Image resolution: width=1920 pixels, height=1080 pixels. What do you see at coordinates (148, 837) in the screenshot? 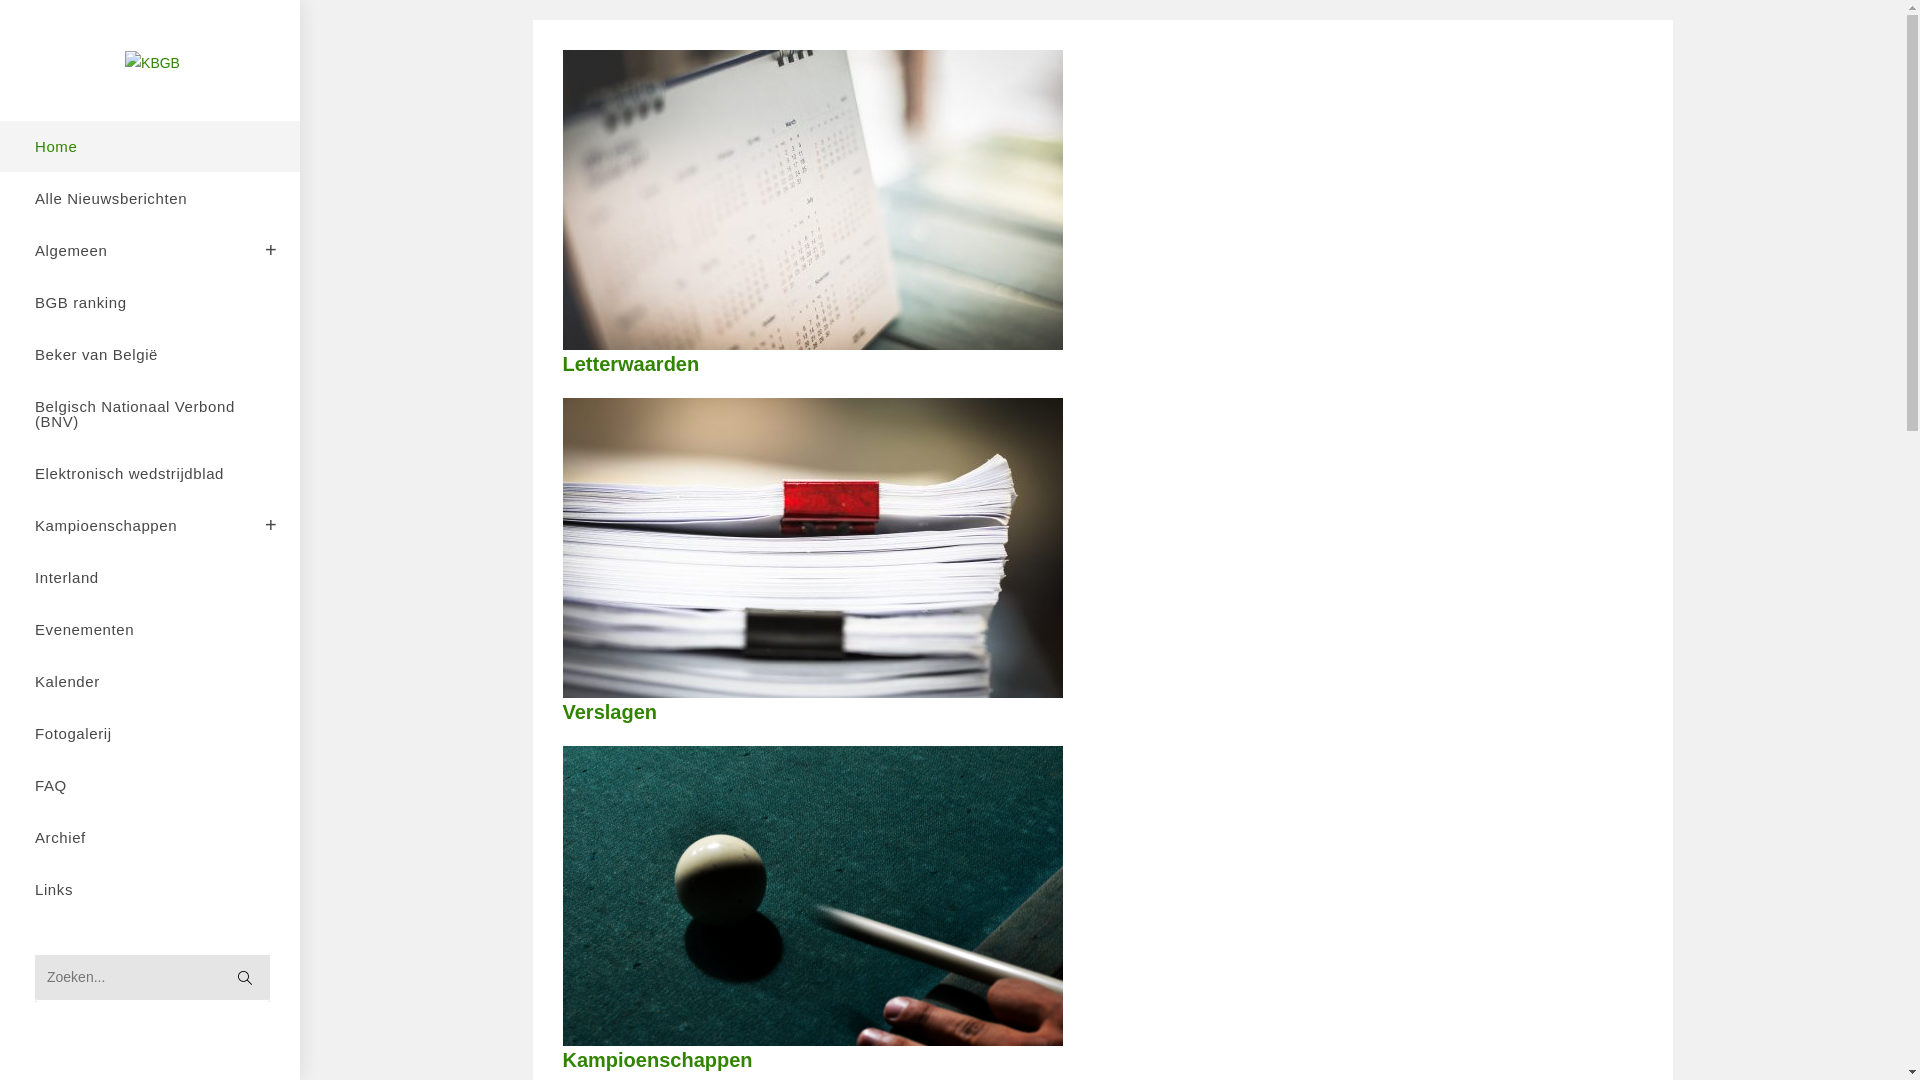
I see `'Archief'` at bounding box center [148, 837].